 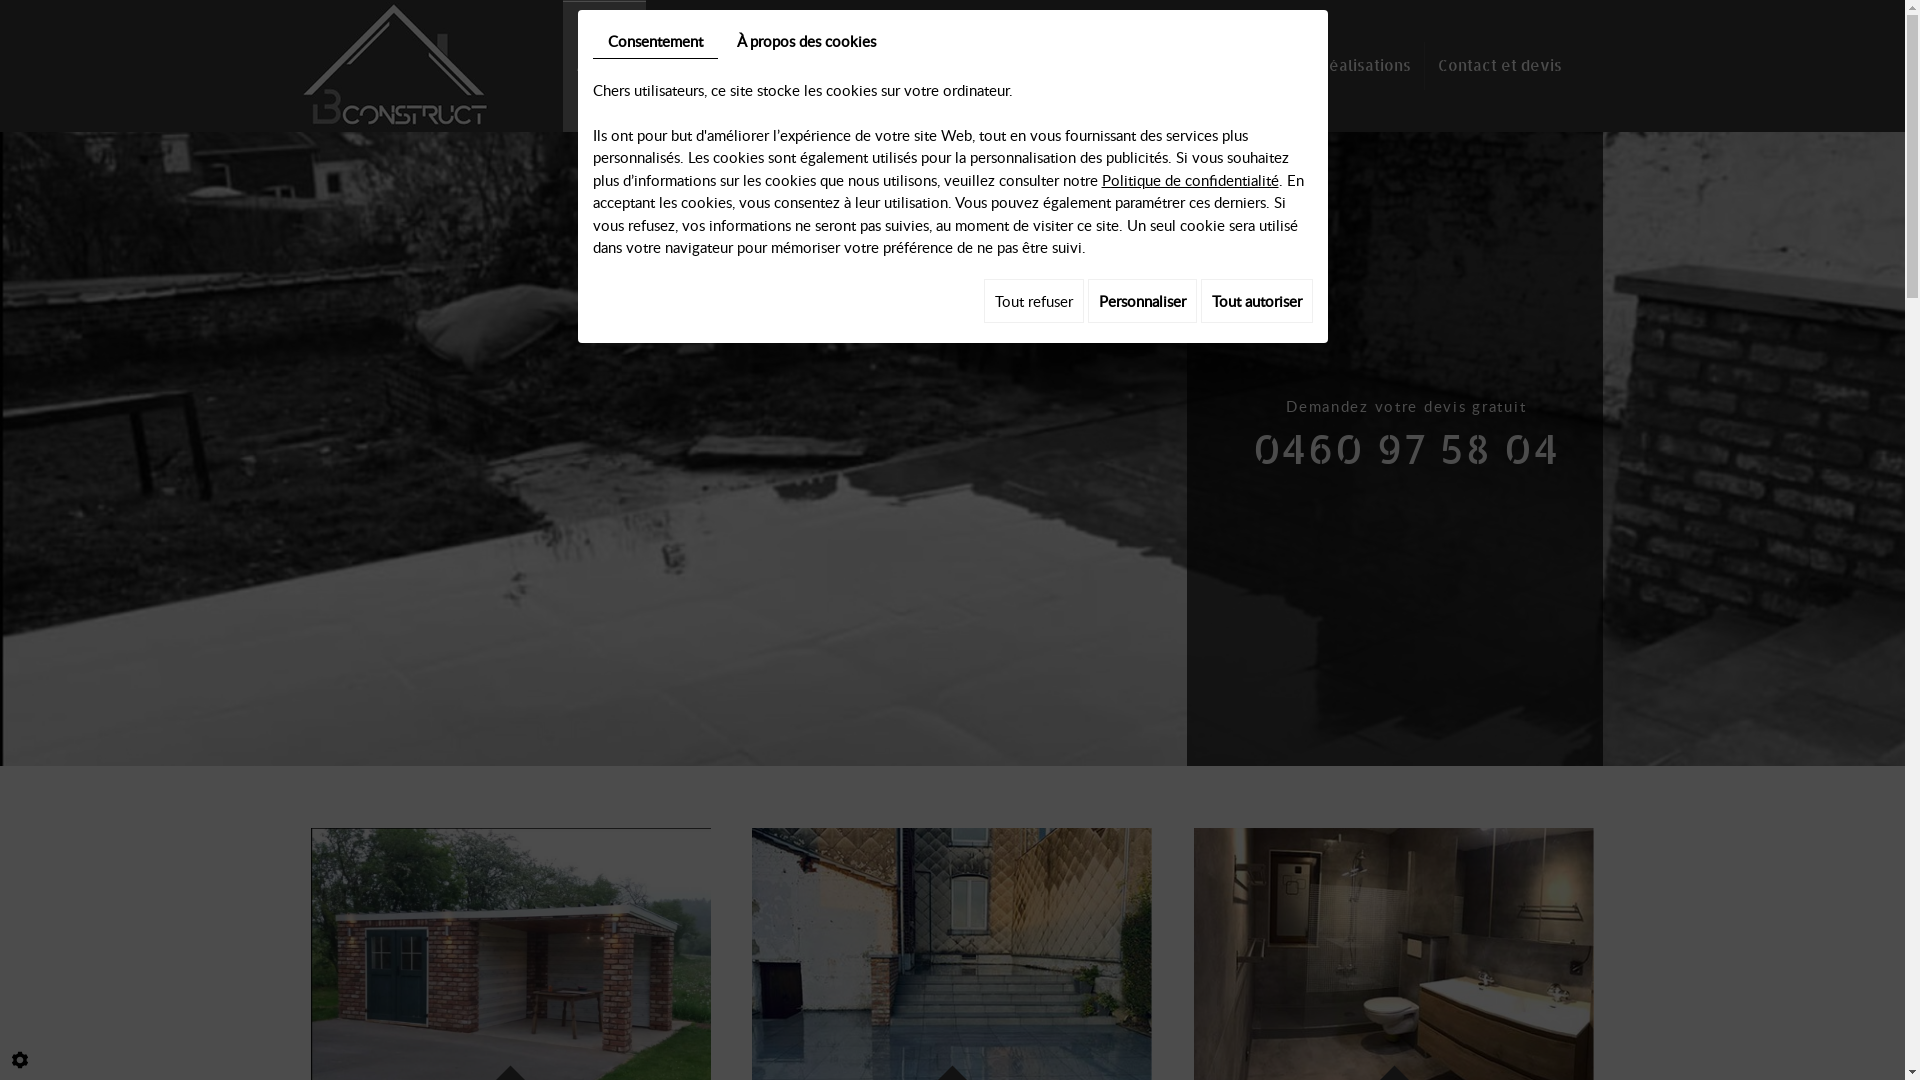 I want to click on '0460 97 58 04', so click(x=1404, y=447).